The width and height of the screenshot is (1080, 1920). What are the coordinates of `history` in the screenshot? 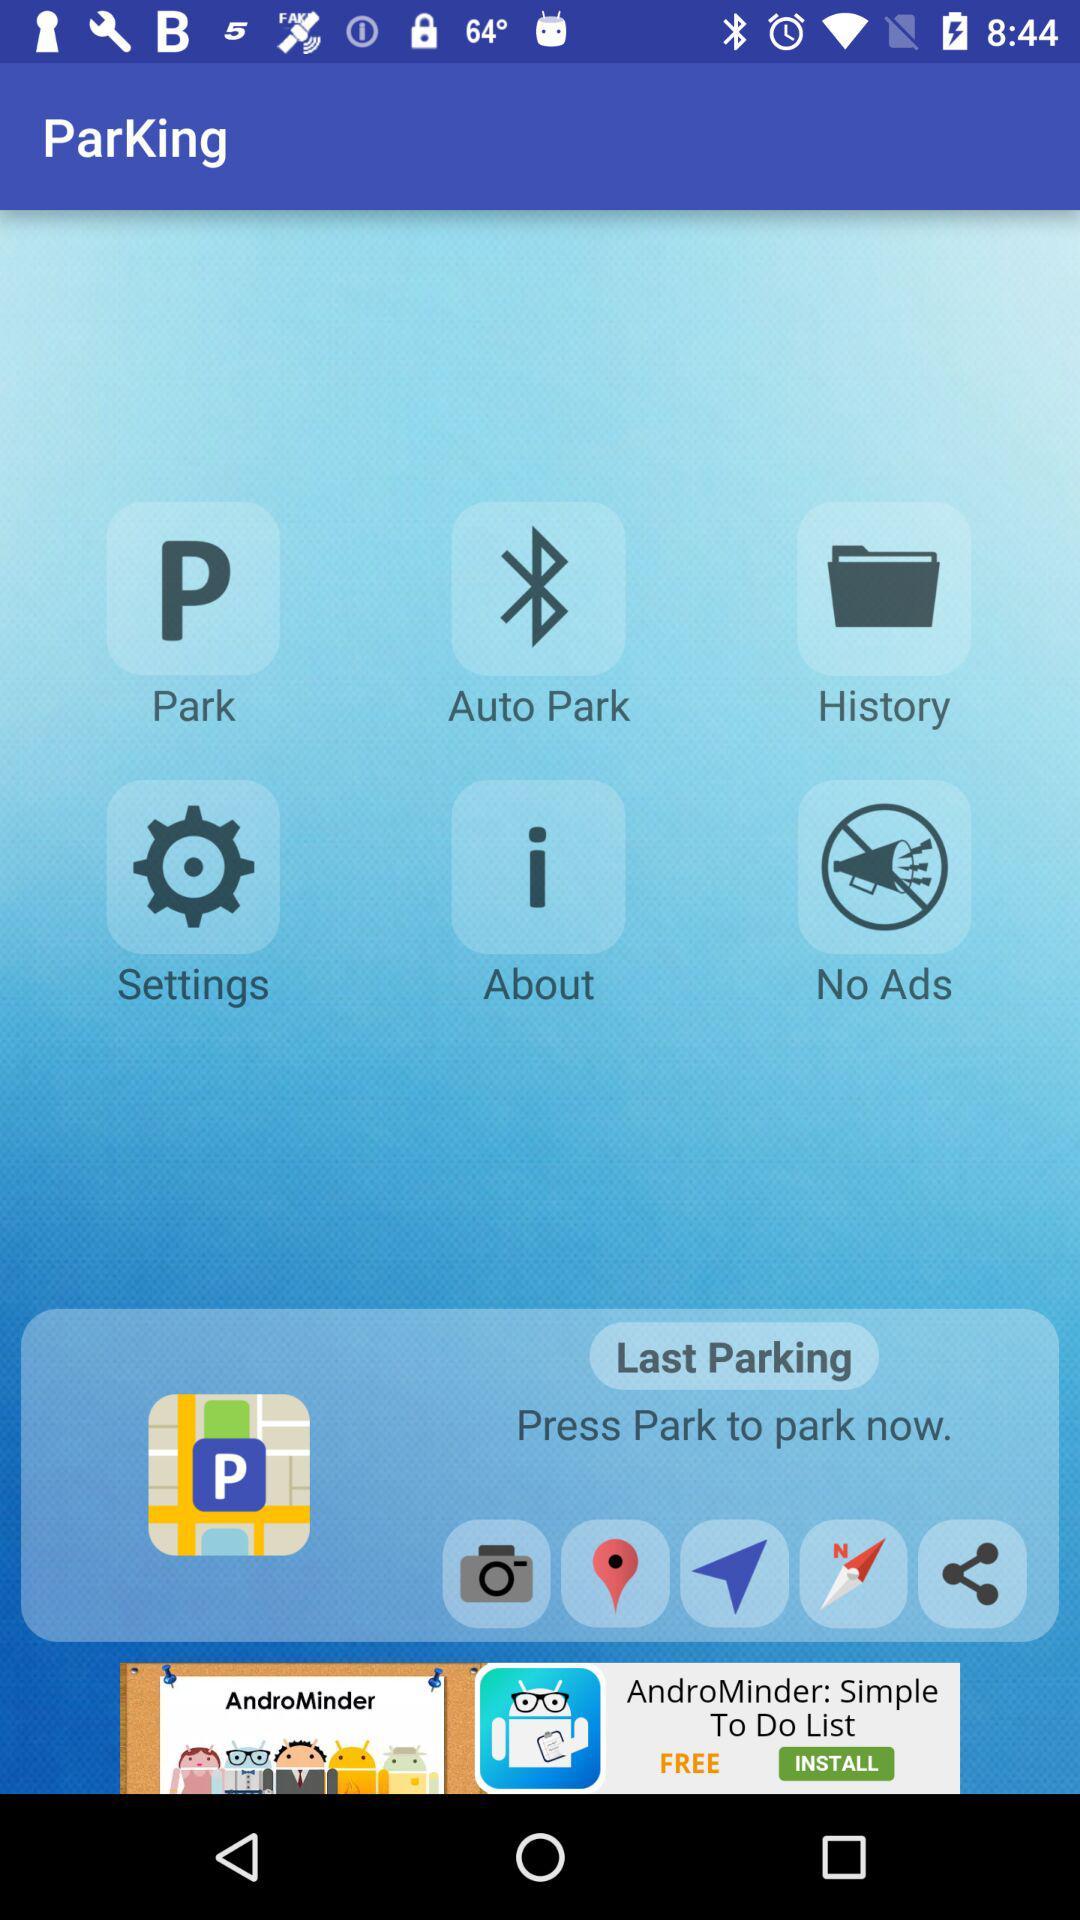 It's located at (883, 587).